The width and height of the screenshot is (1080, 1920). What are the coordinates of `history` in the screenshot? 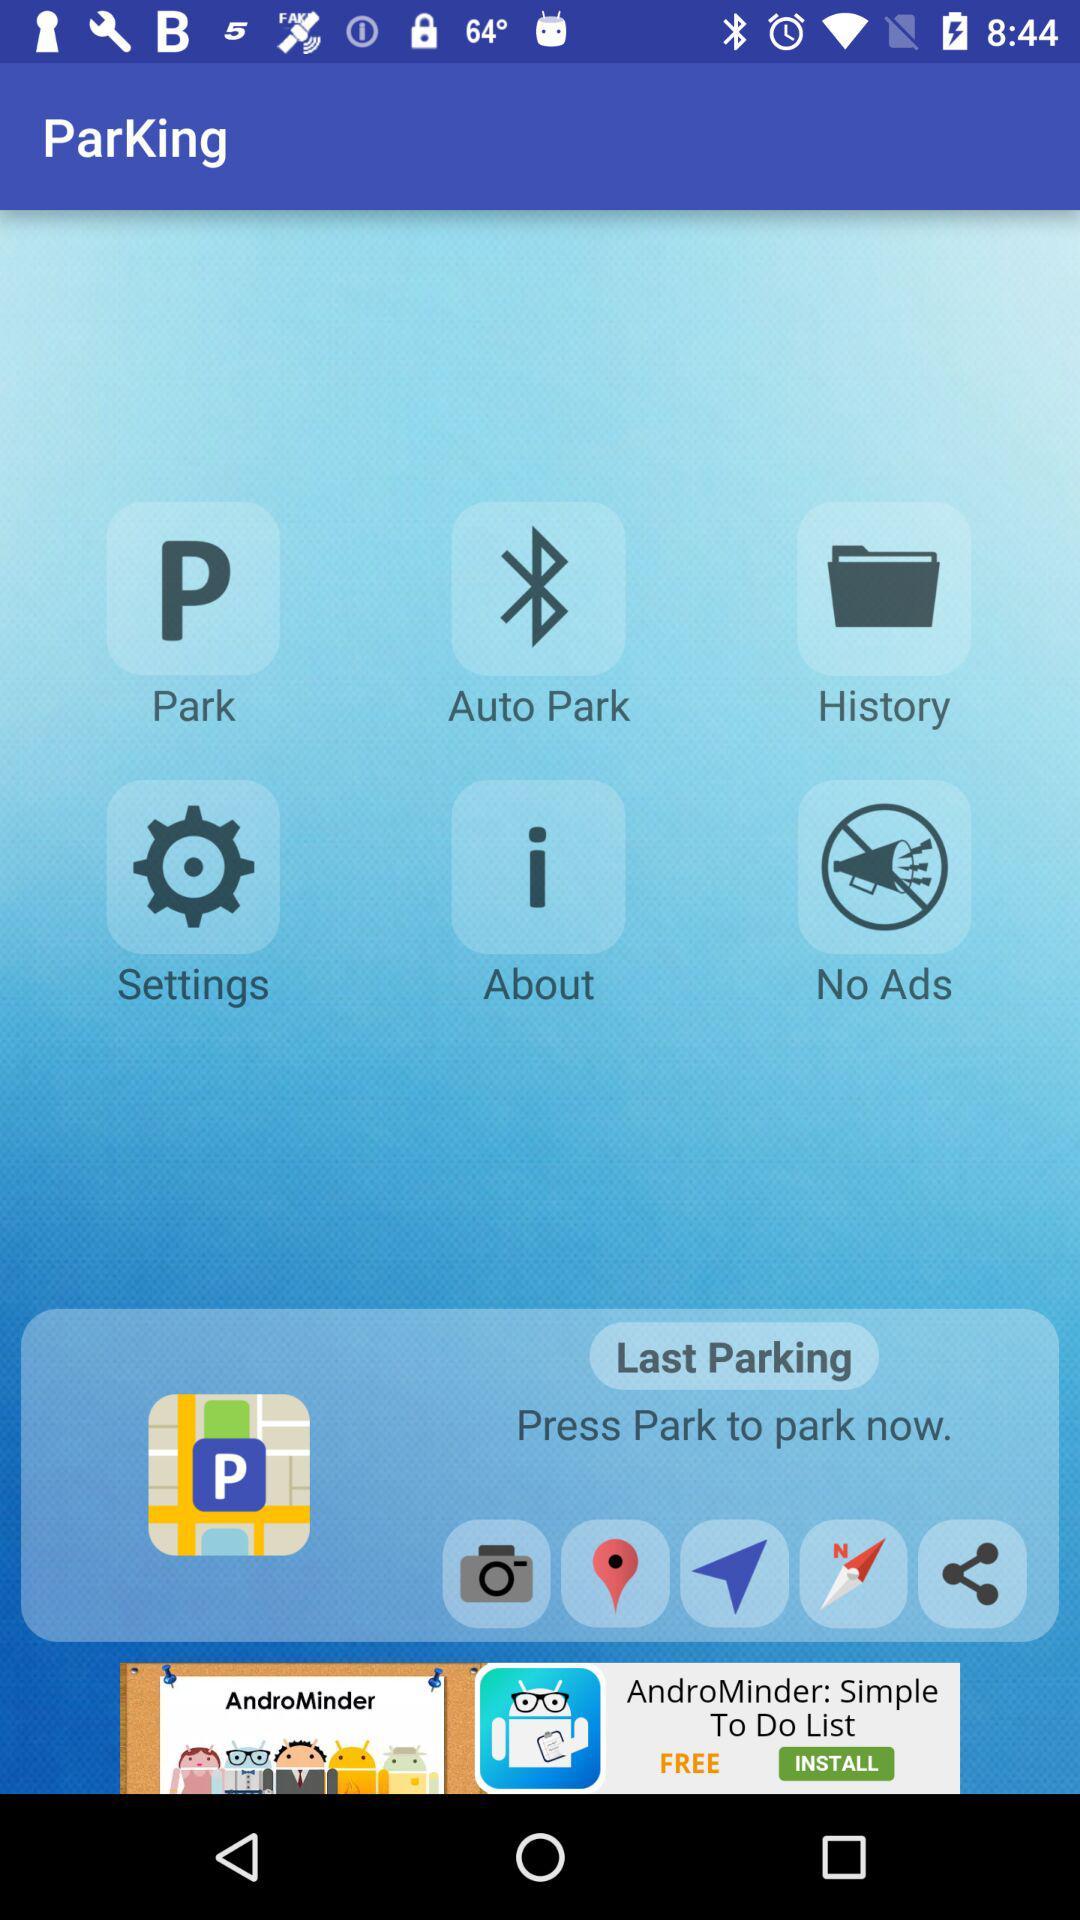 It's located at (883, 587).